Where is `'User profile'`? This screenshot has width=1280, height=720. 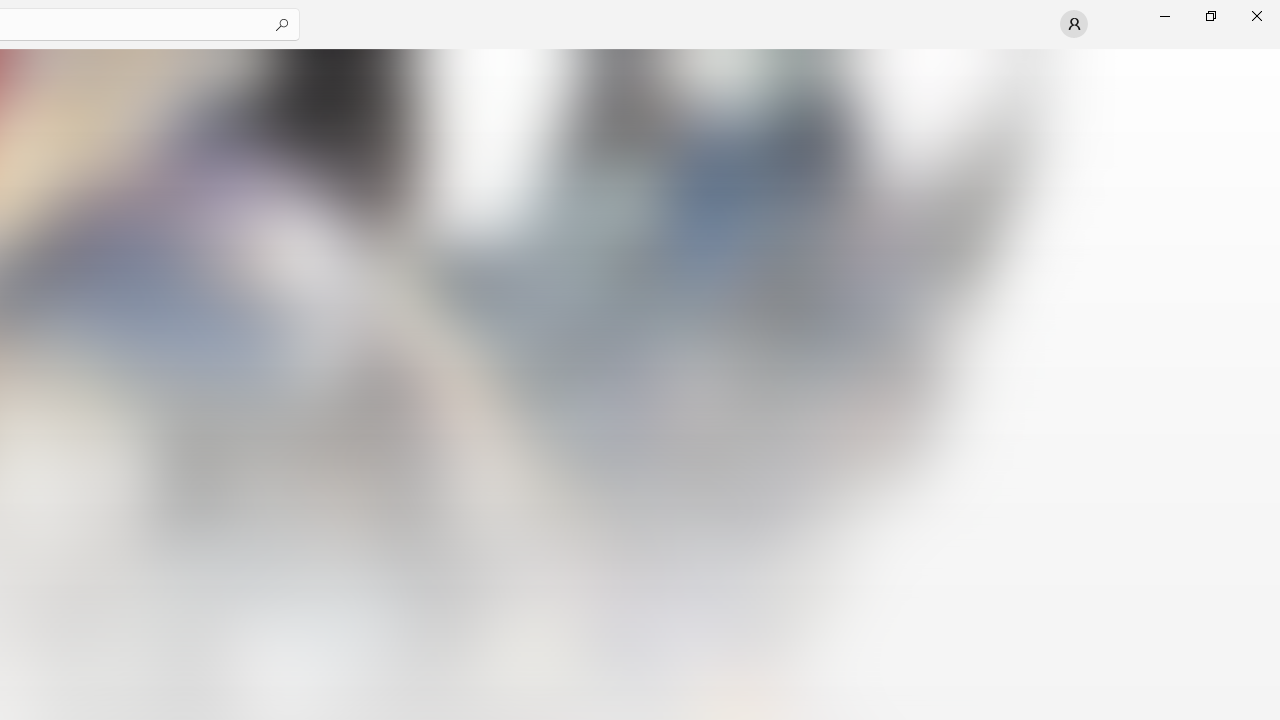 'User profile' is located at coordinates (1072, 24).